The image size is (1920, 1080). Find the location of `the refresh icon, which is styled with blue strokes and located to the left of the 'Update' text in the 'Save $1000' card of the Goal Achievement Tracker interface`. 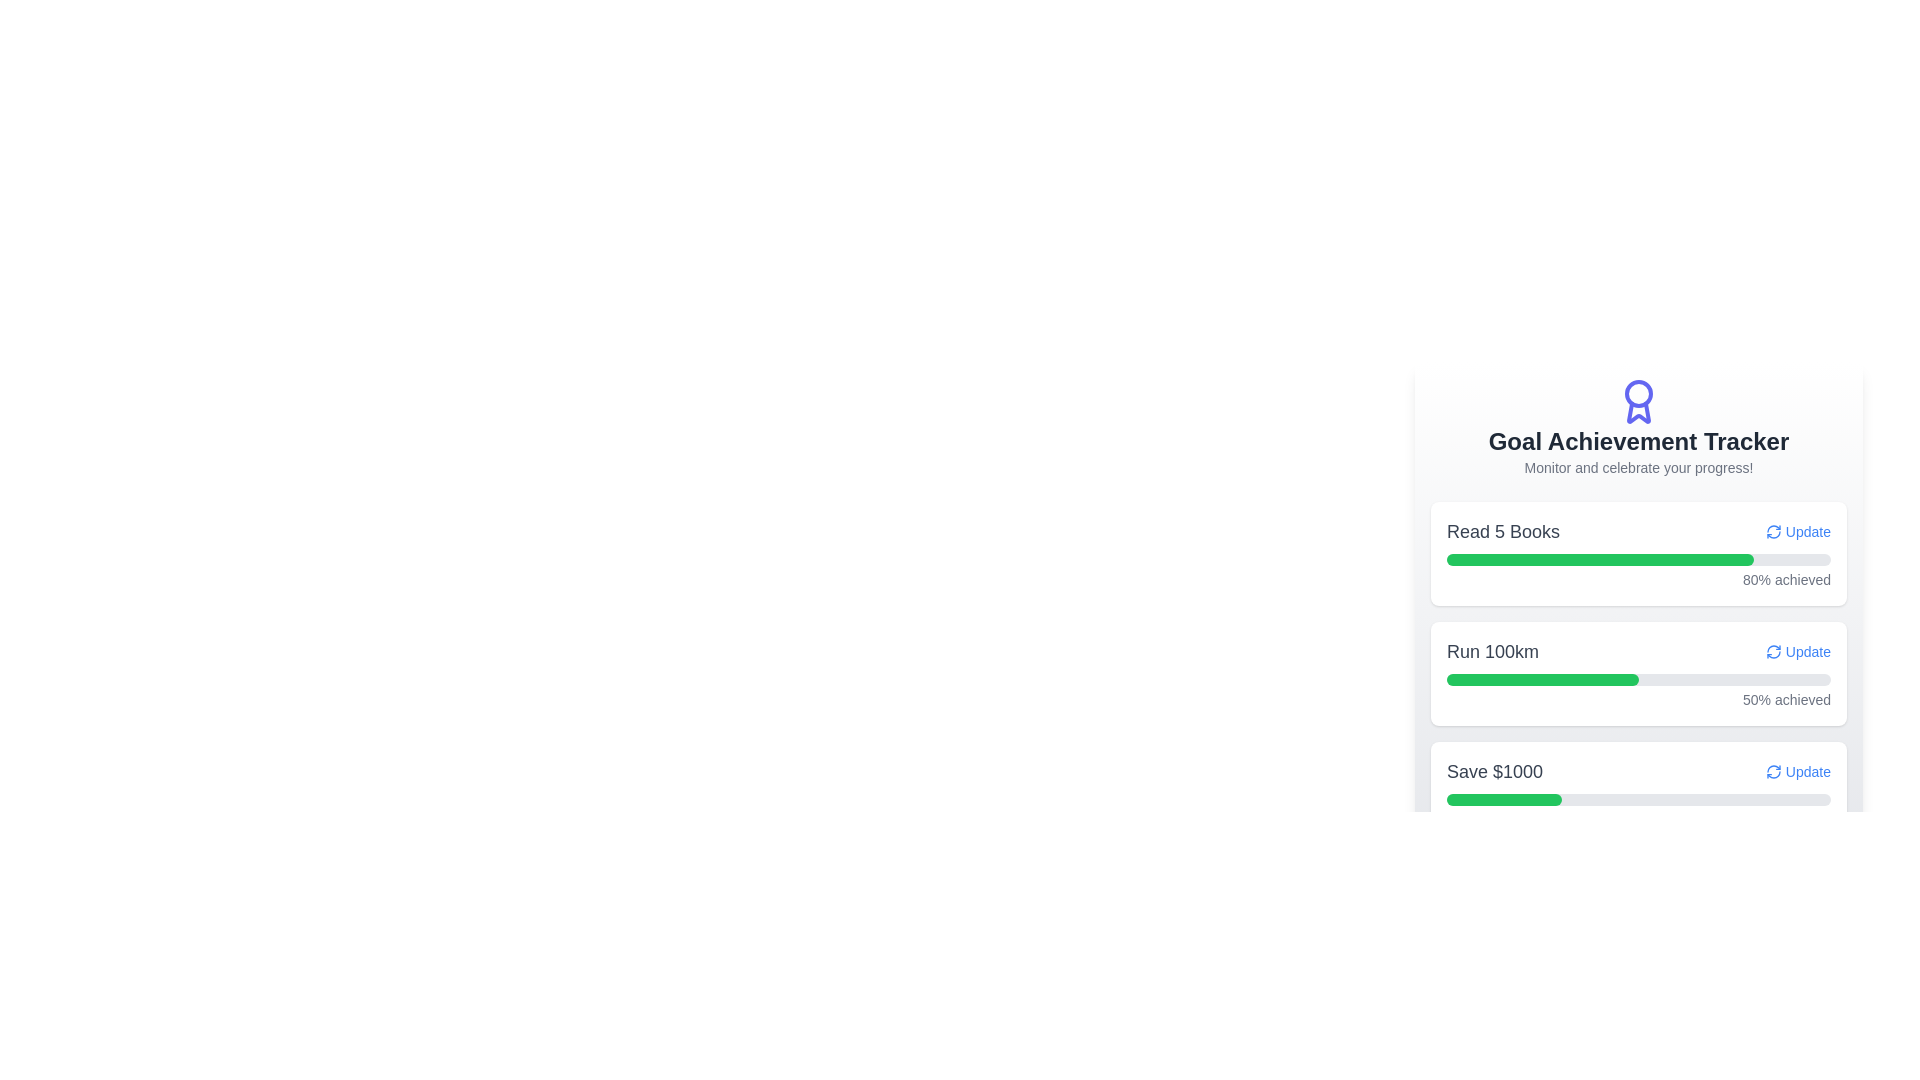

the refresh icon, which is styled with blue strokes and located to the left of the 'Update' text in the 'Save $1000' card of the Goal Achievement Tracker interface is located at coordinates (1773, 770).